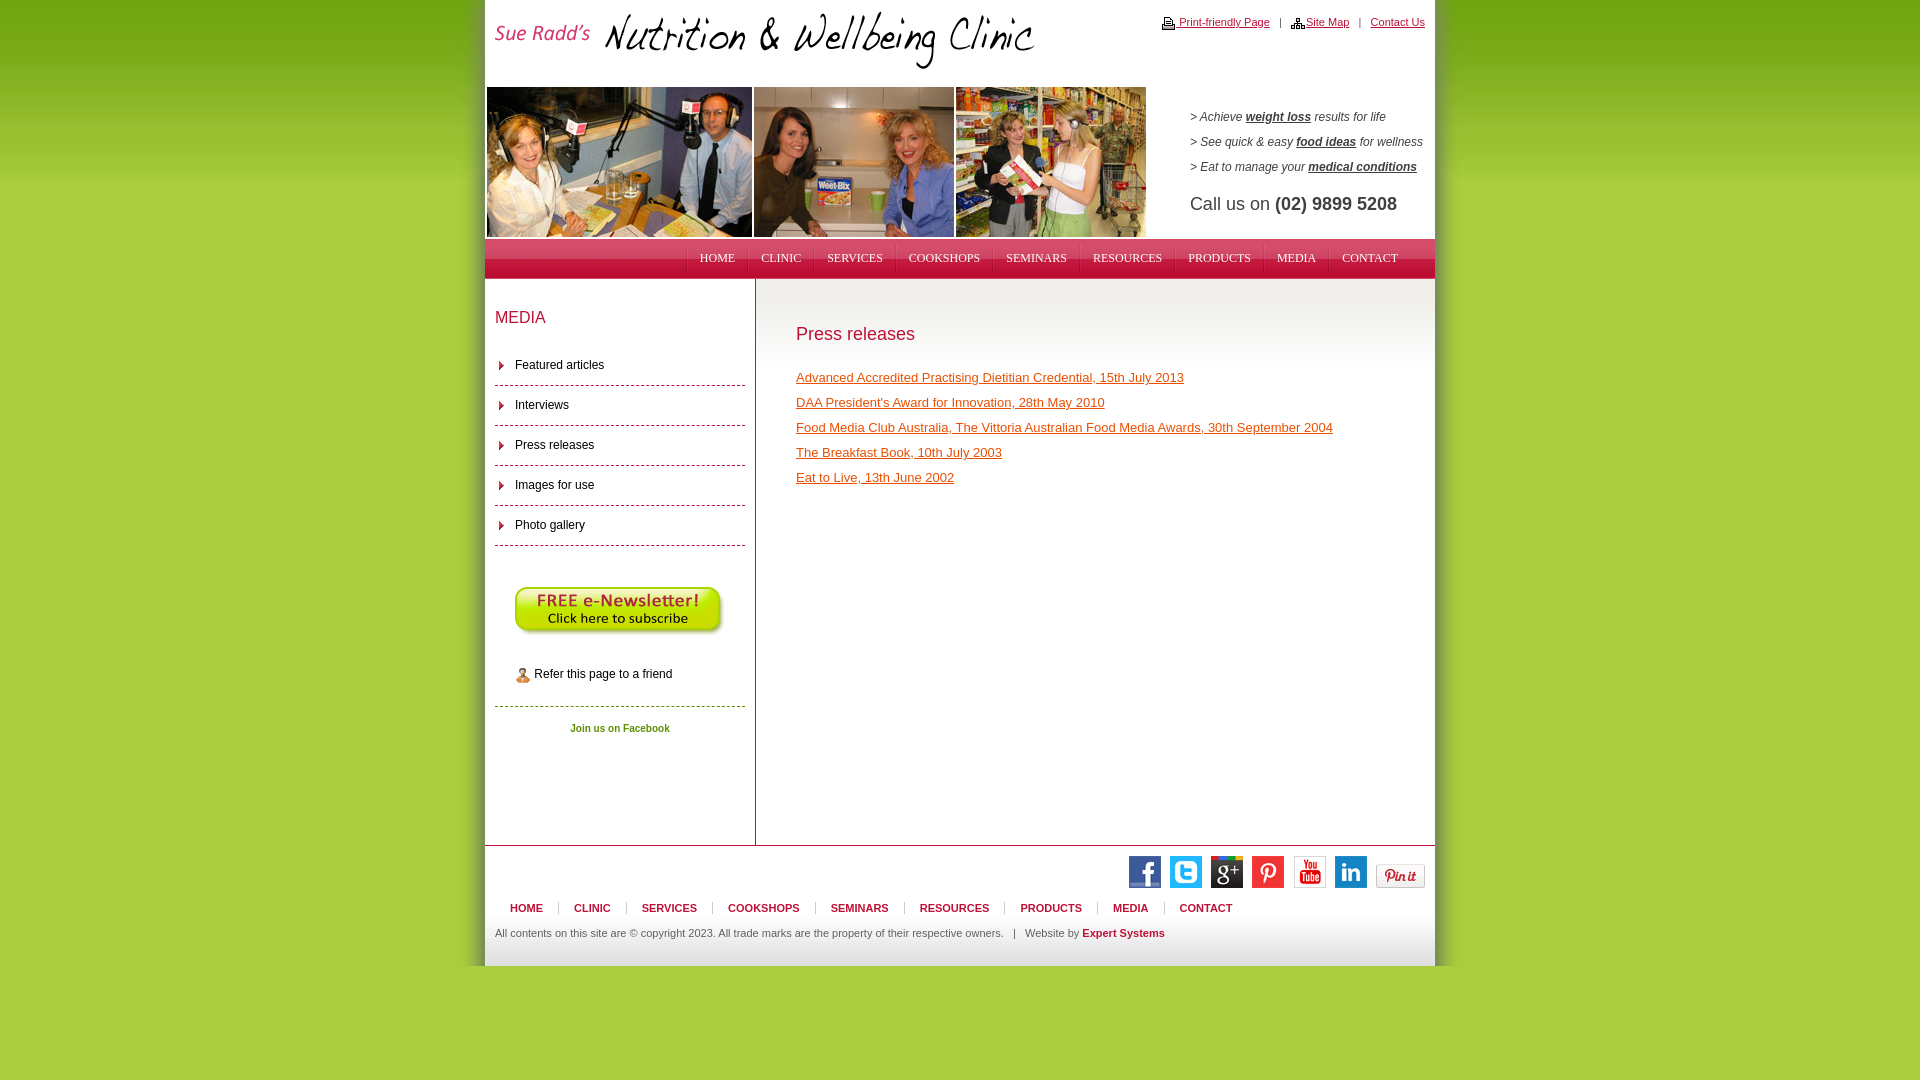 The width and height of the screenshot is (1920, 1080). Describe the element at coordinates (618, 366) in the screenshot. I see `'Featured articles'` at that location.